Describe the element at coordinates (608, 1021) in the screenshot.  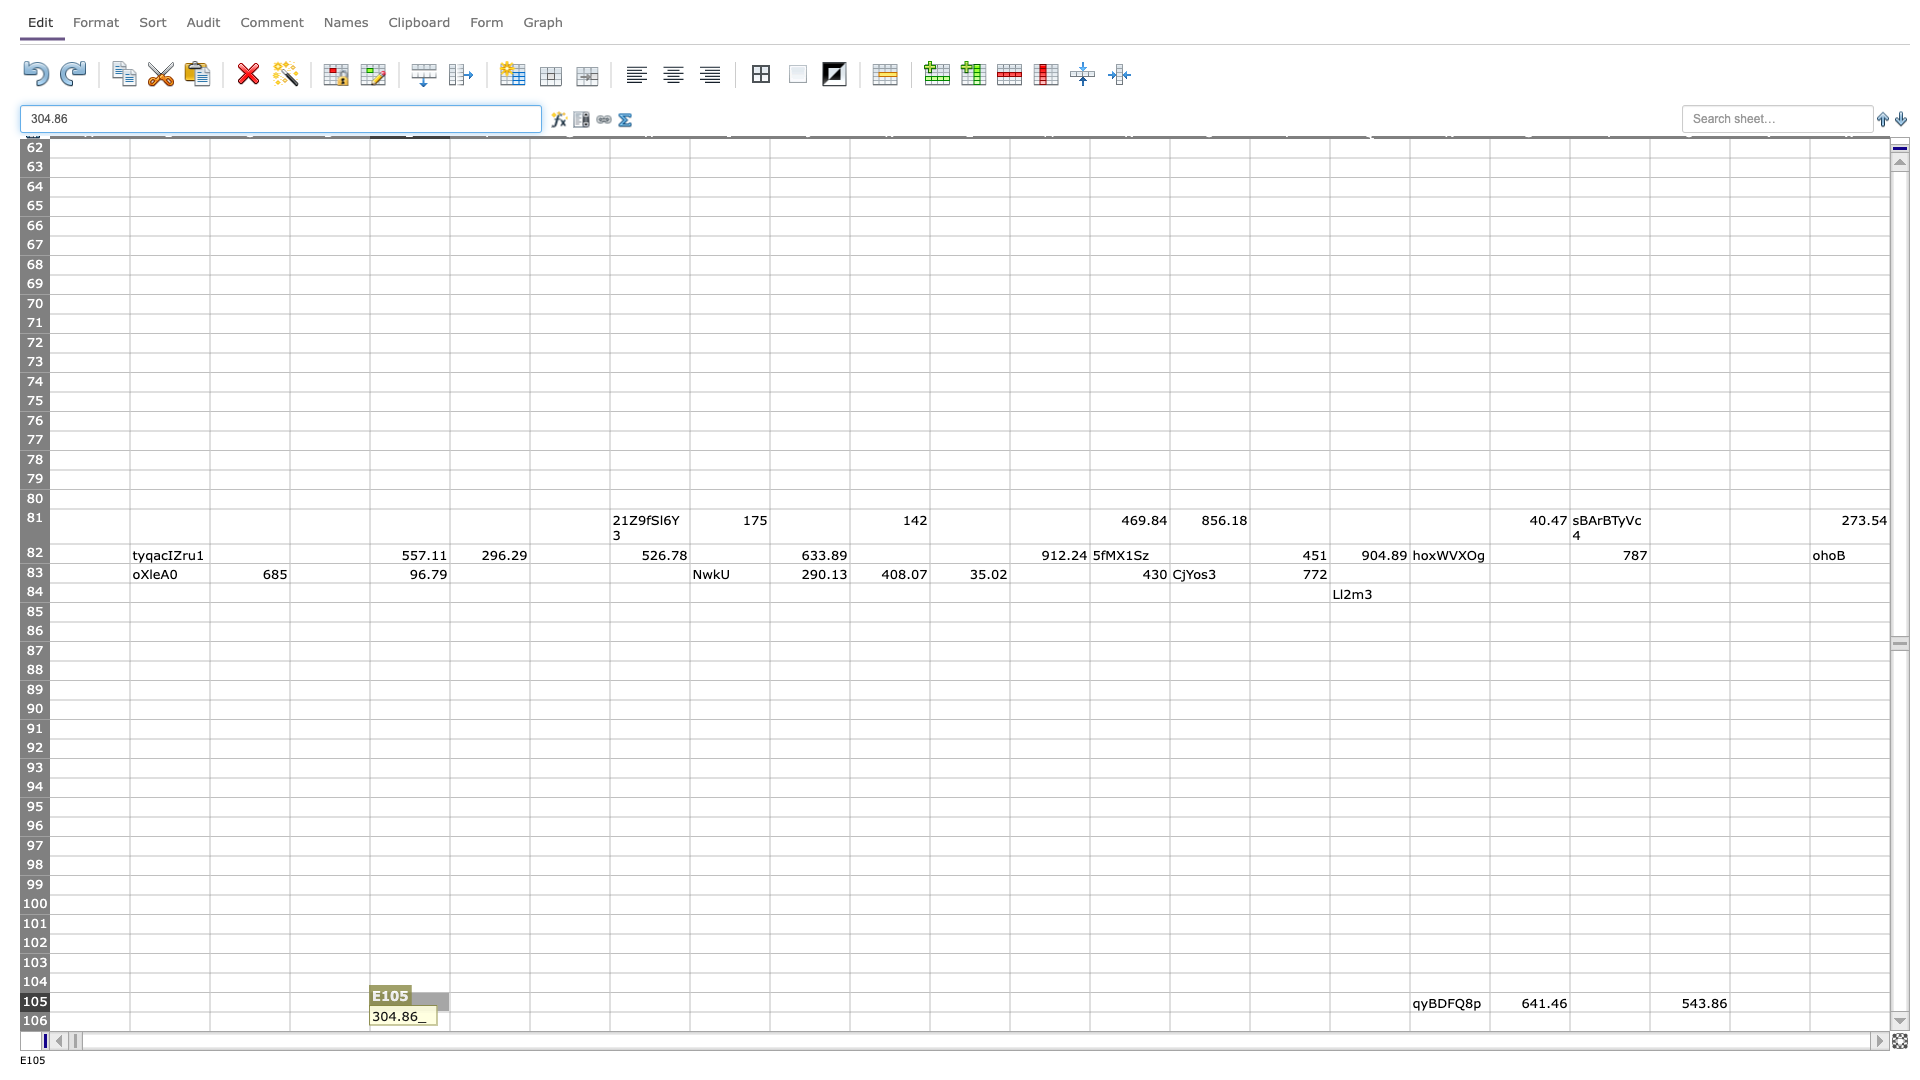
I see `Place cursor on right border of G106` at that location.